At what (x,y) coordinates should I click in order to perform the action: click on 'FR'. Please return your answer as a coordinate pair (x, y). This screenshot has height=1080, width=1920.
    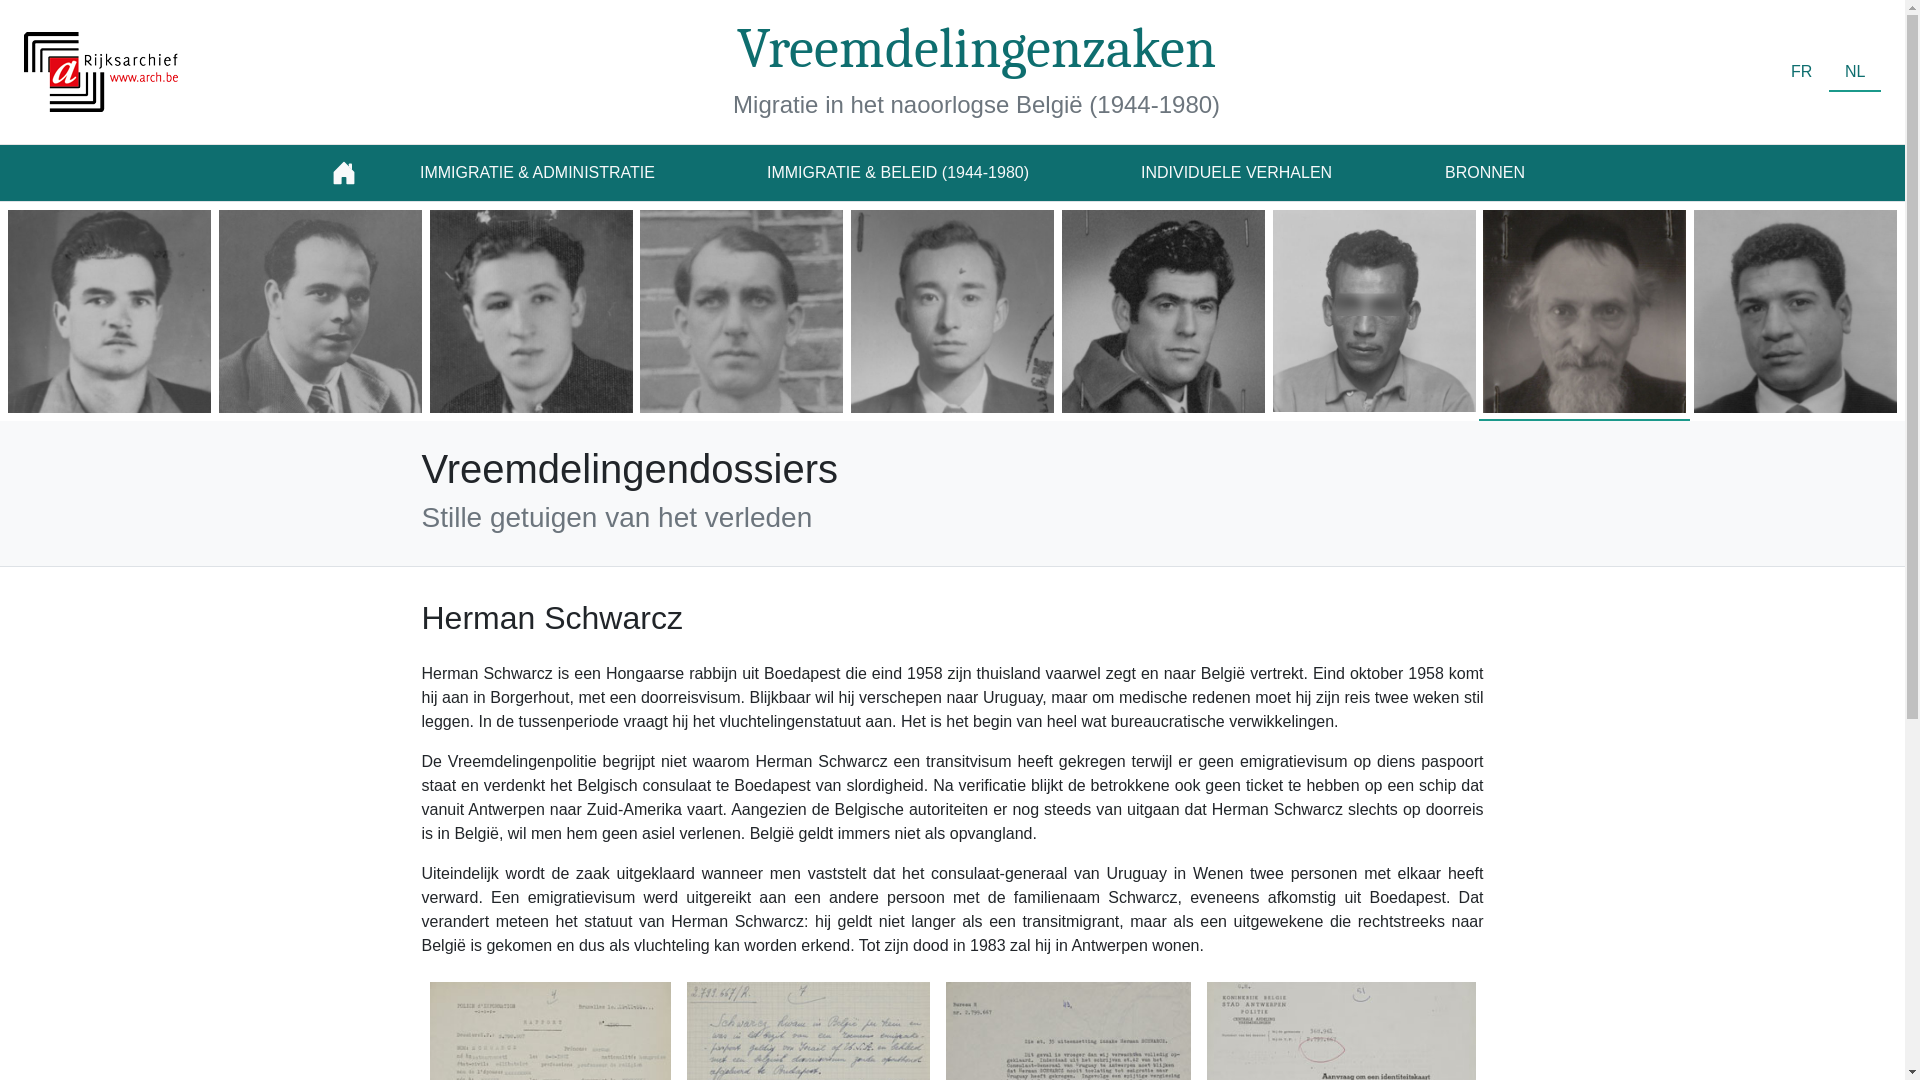
    Looking at the image, I should click on (1801, 71).